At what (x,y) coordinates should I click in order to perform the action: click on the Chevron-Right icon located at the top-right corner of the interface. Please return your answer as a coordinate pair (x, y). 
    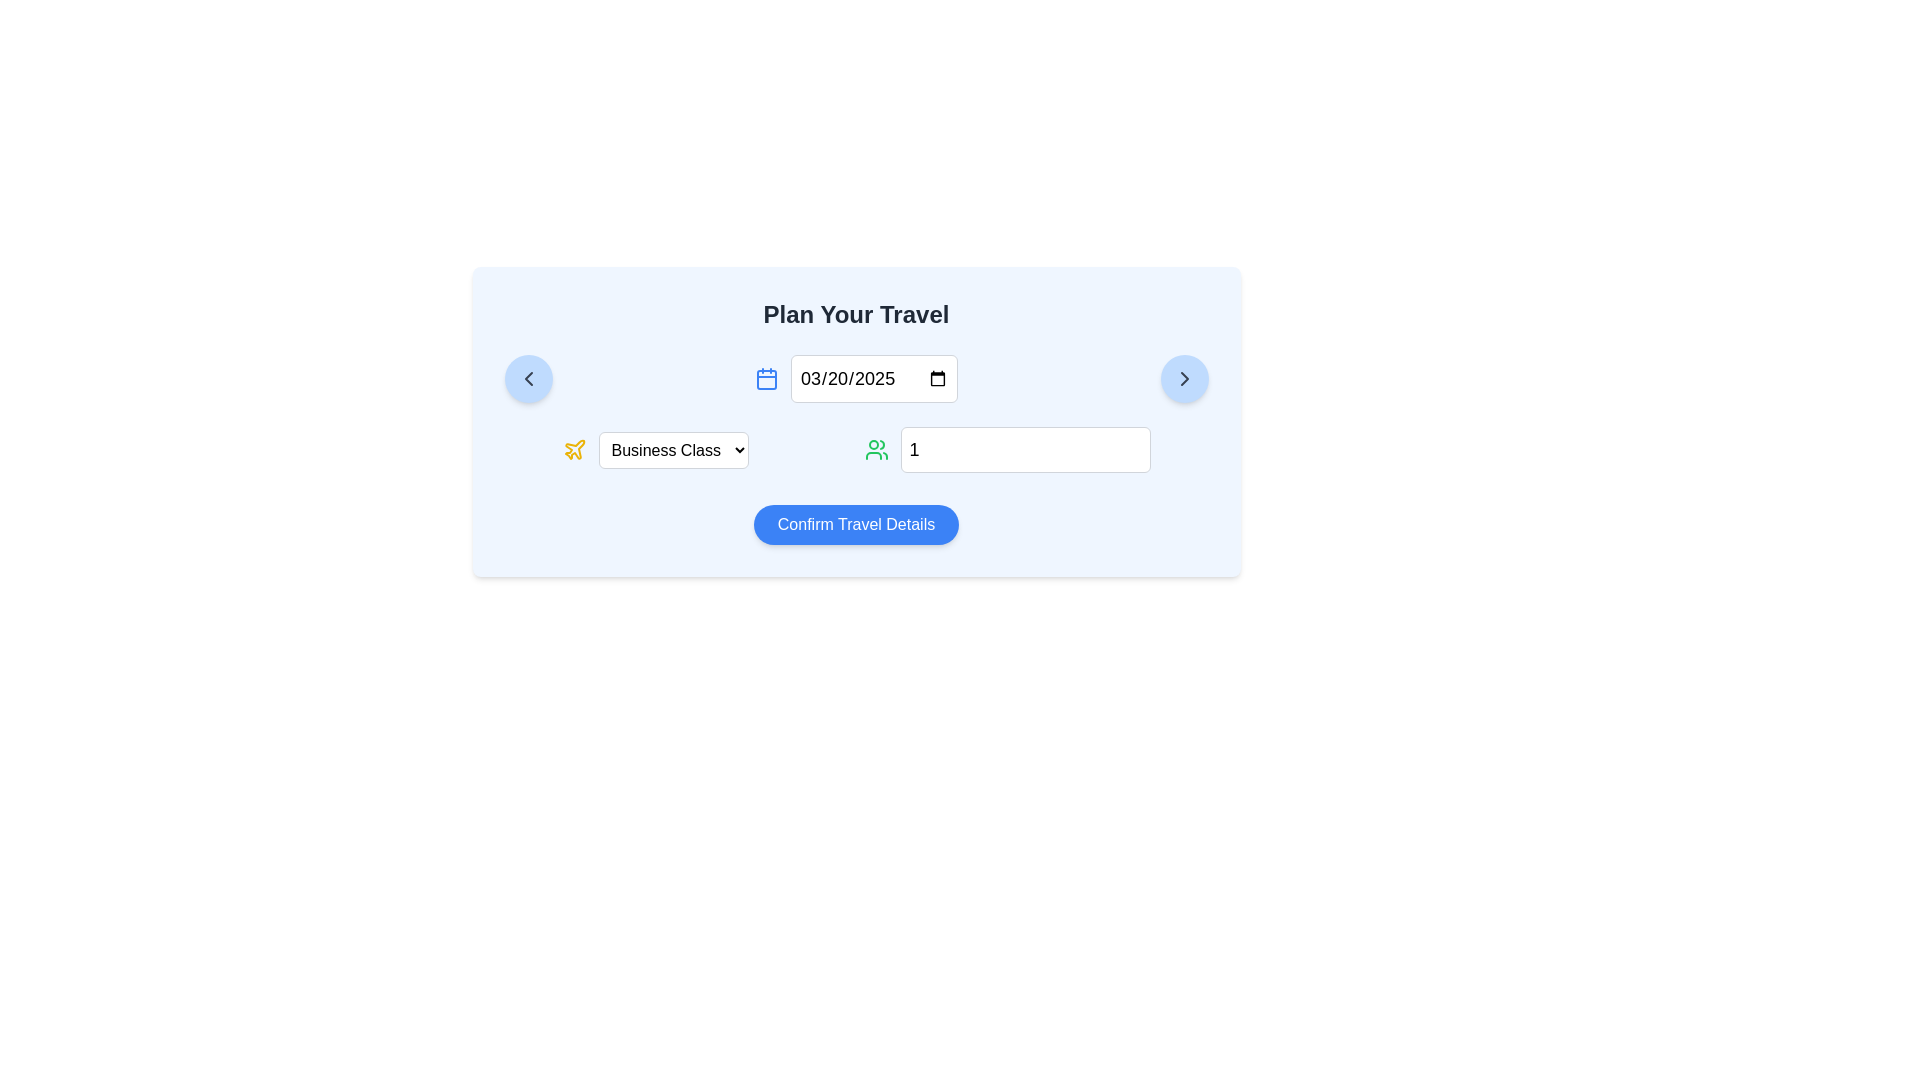
    Looking at the image, I should click on (1184, 378).